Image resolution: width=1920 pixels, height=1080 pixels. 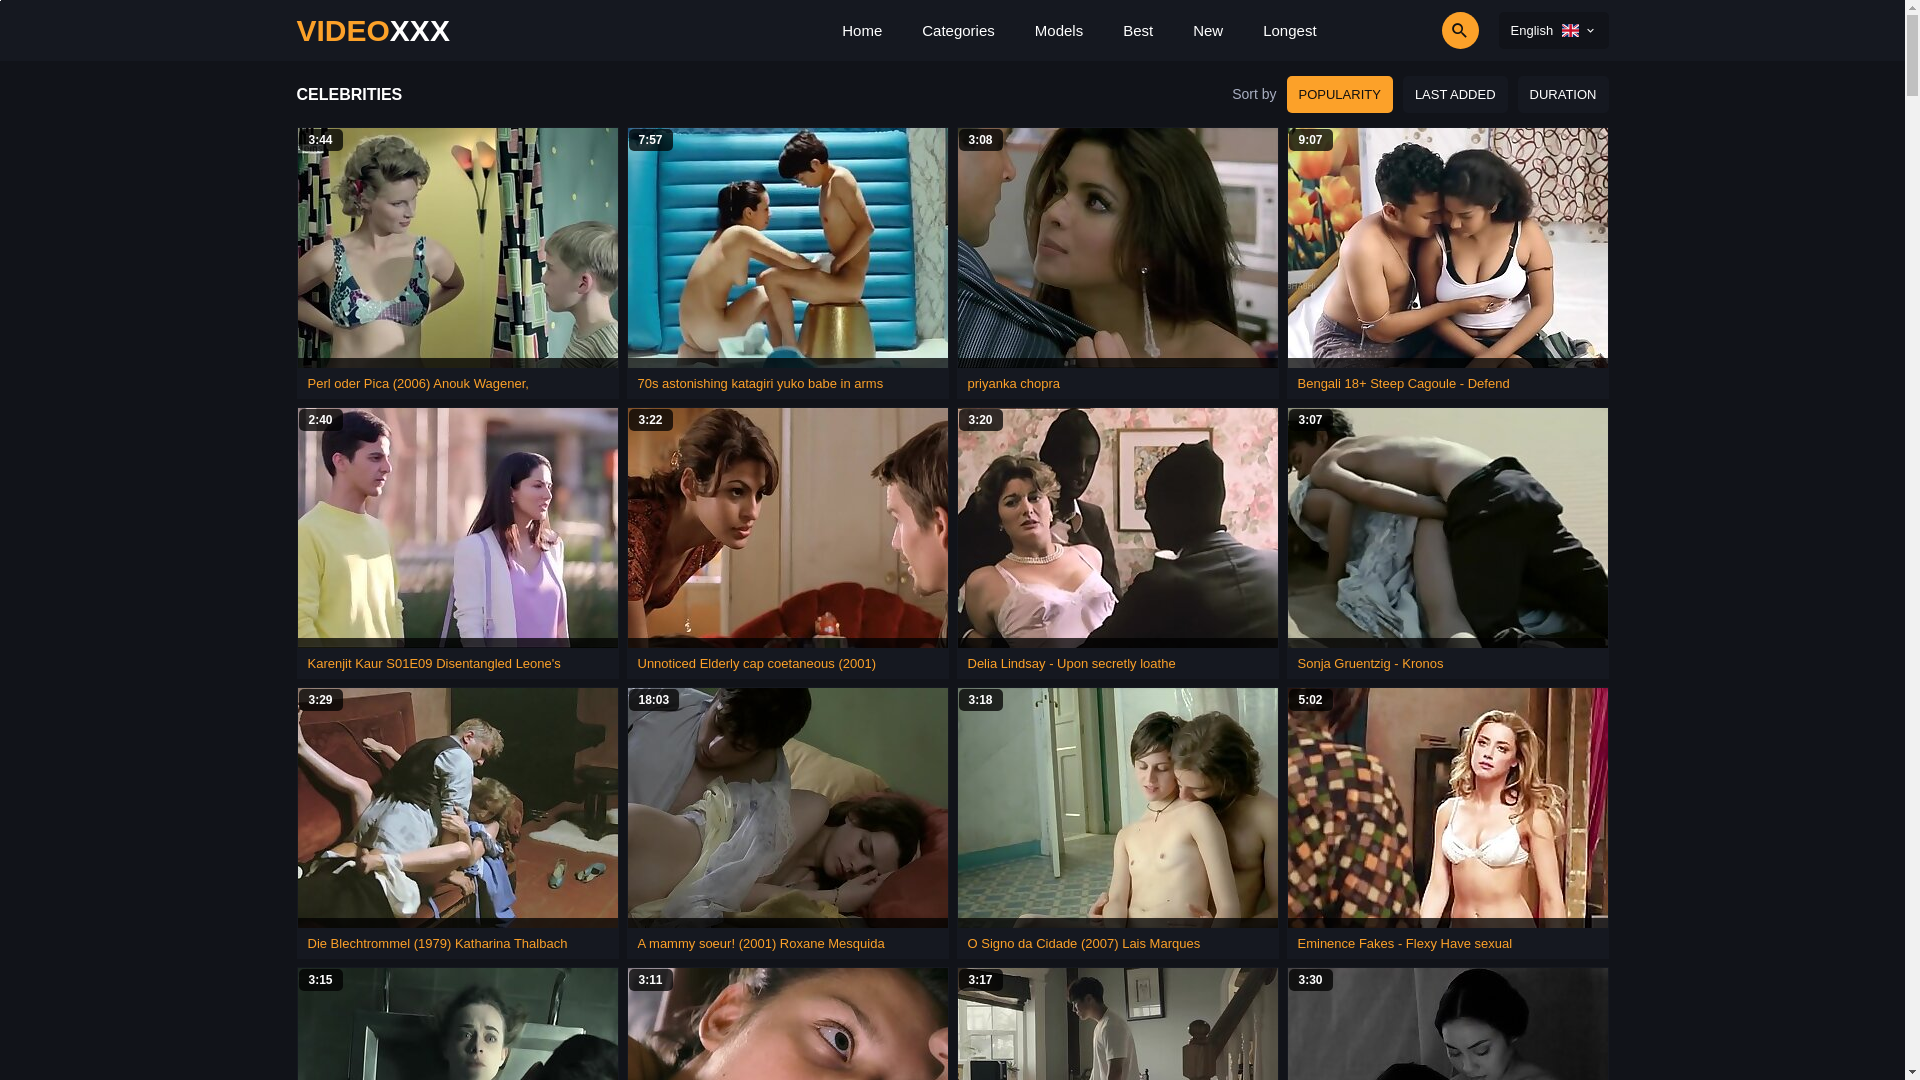 I want to click on 'Perl oder Pica (2006) Anouk Wagener,', so click(x=306, y=383).